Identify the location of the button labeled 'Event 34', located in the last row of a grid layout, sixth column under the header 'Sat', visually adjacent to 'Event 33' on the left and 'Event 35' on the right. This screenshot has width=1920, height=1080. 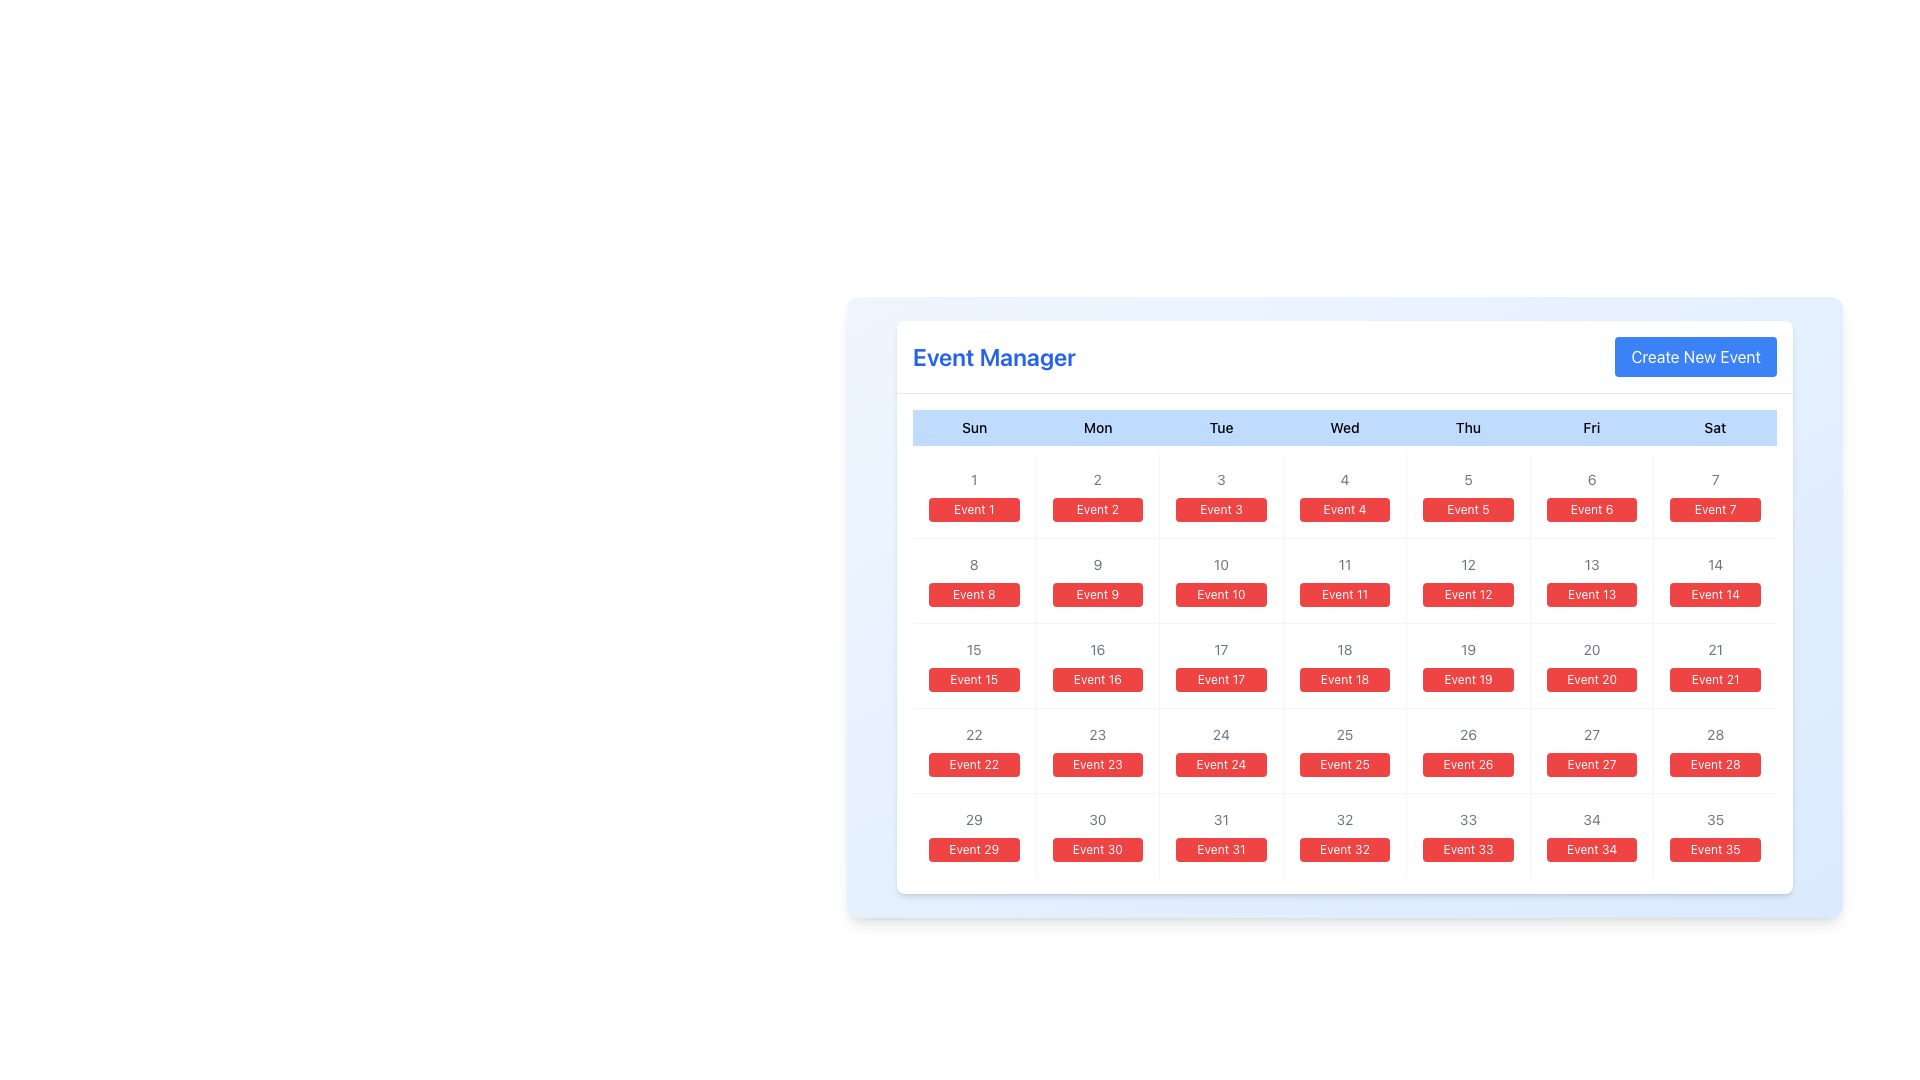
(1591, 849).